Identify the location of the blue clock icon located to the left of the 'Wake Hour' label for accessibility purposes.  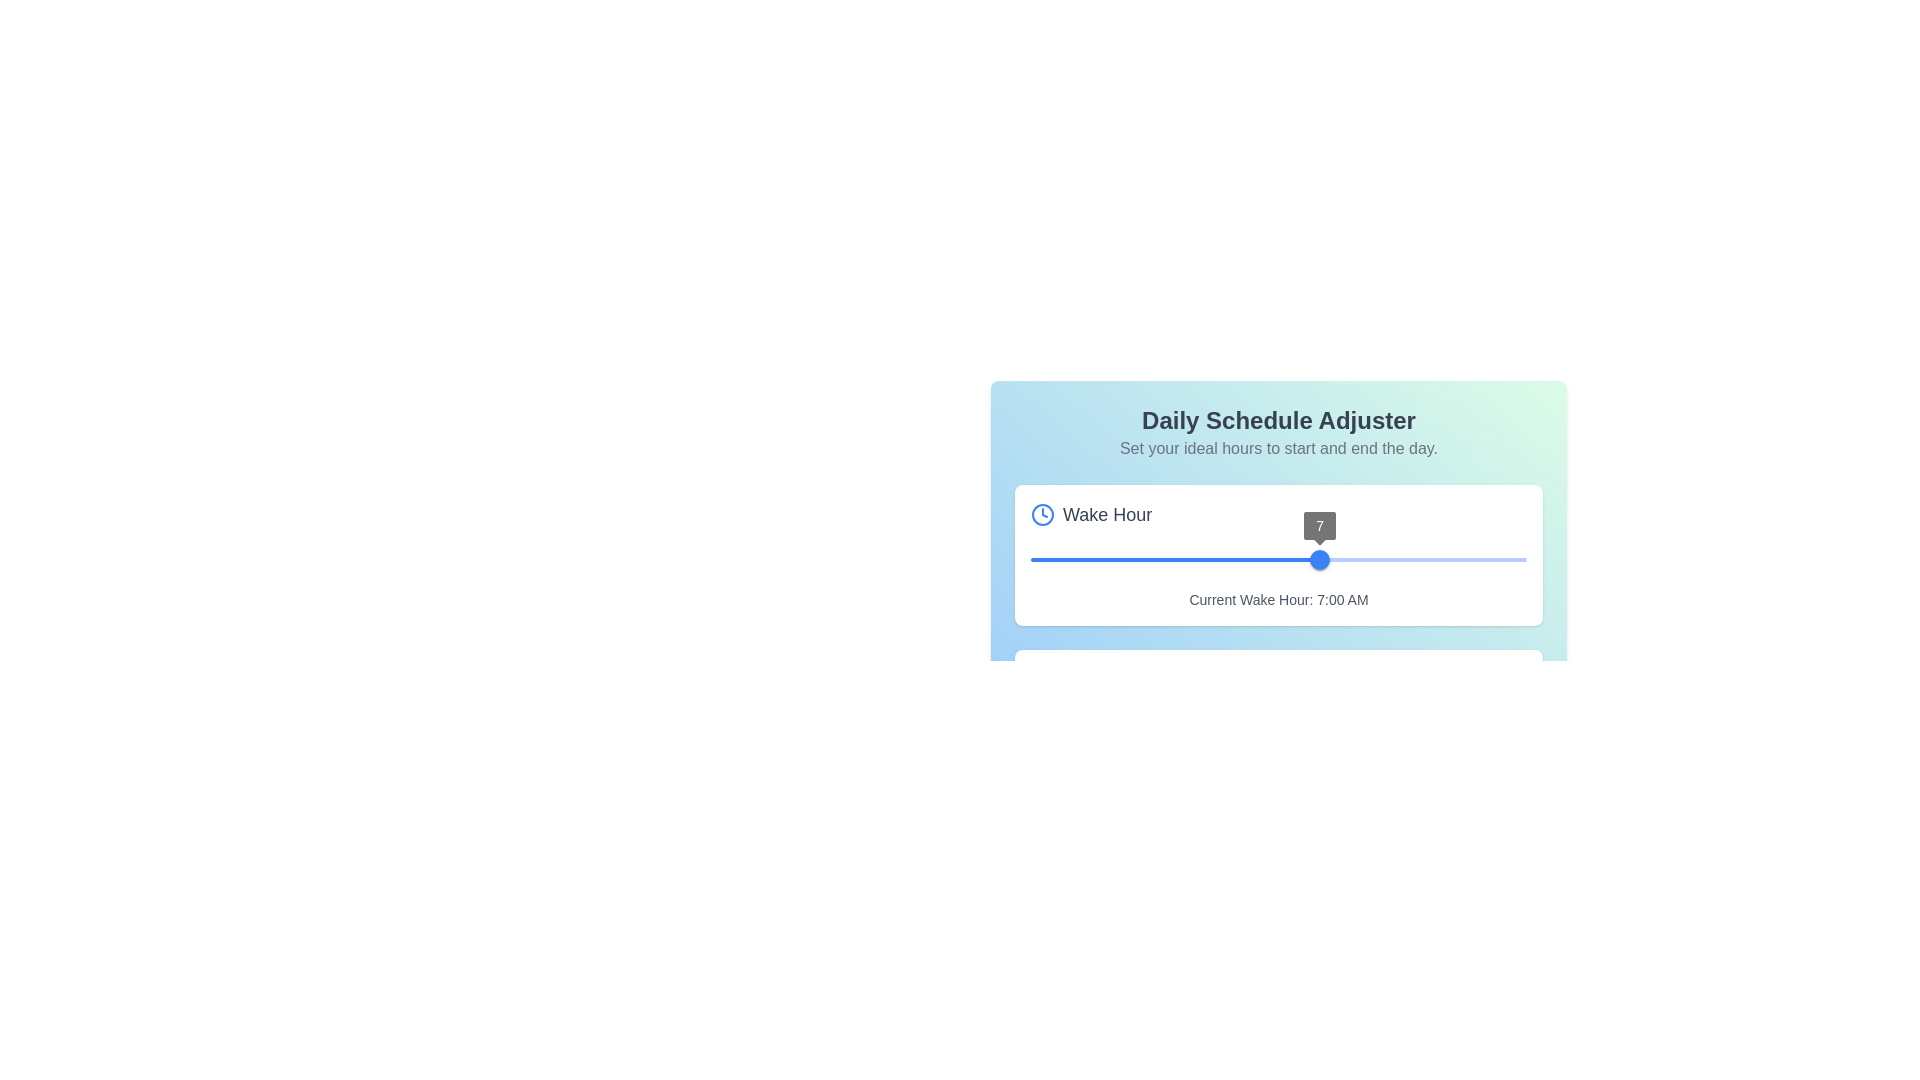
(1041, 514).